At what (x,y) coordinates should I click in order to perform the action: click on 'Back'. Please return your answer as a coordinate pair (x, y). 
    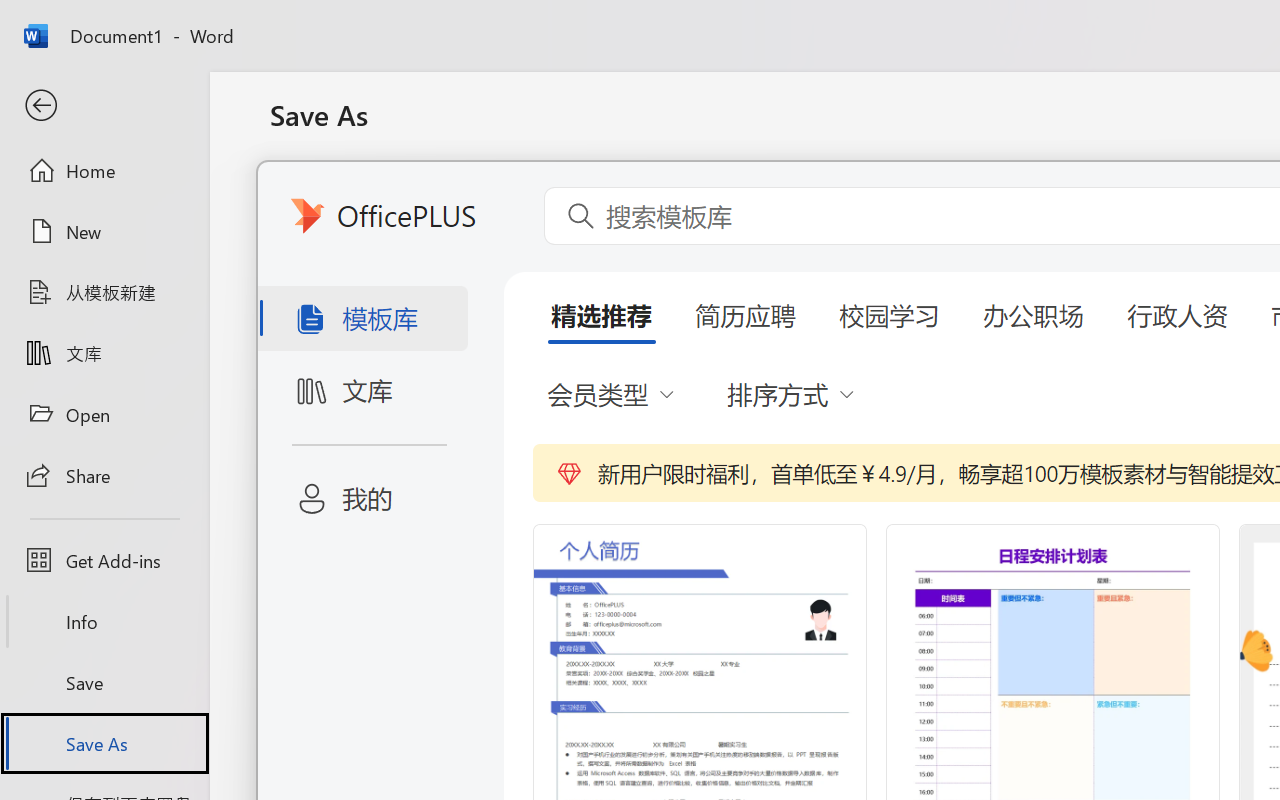
    Looking at the image, I should click on (103, 105).